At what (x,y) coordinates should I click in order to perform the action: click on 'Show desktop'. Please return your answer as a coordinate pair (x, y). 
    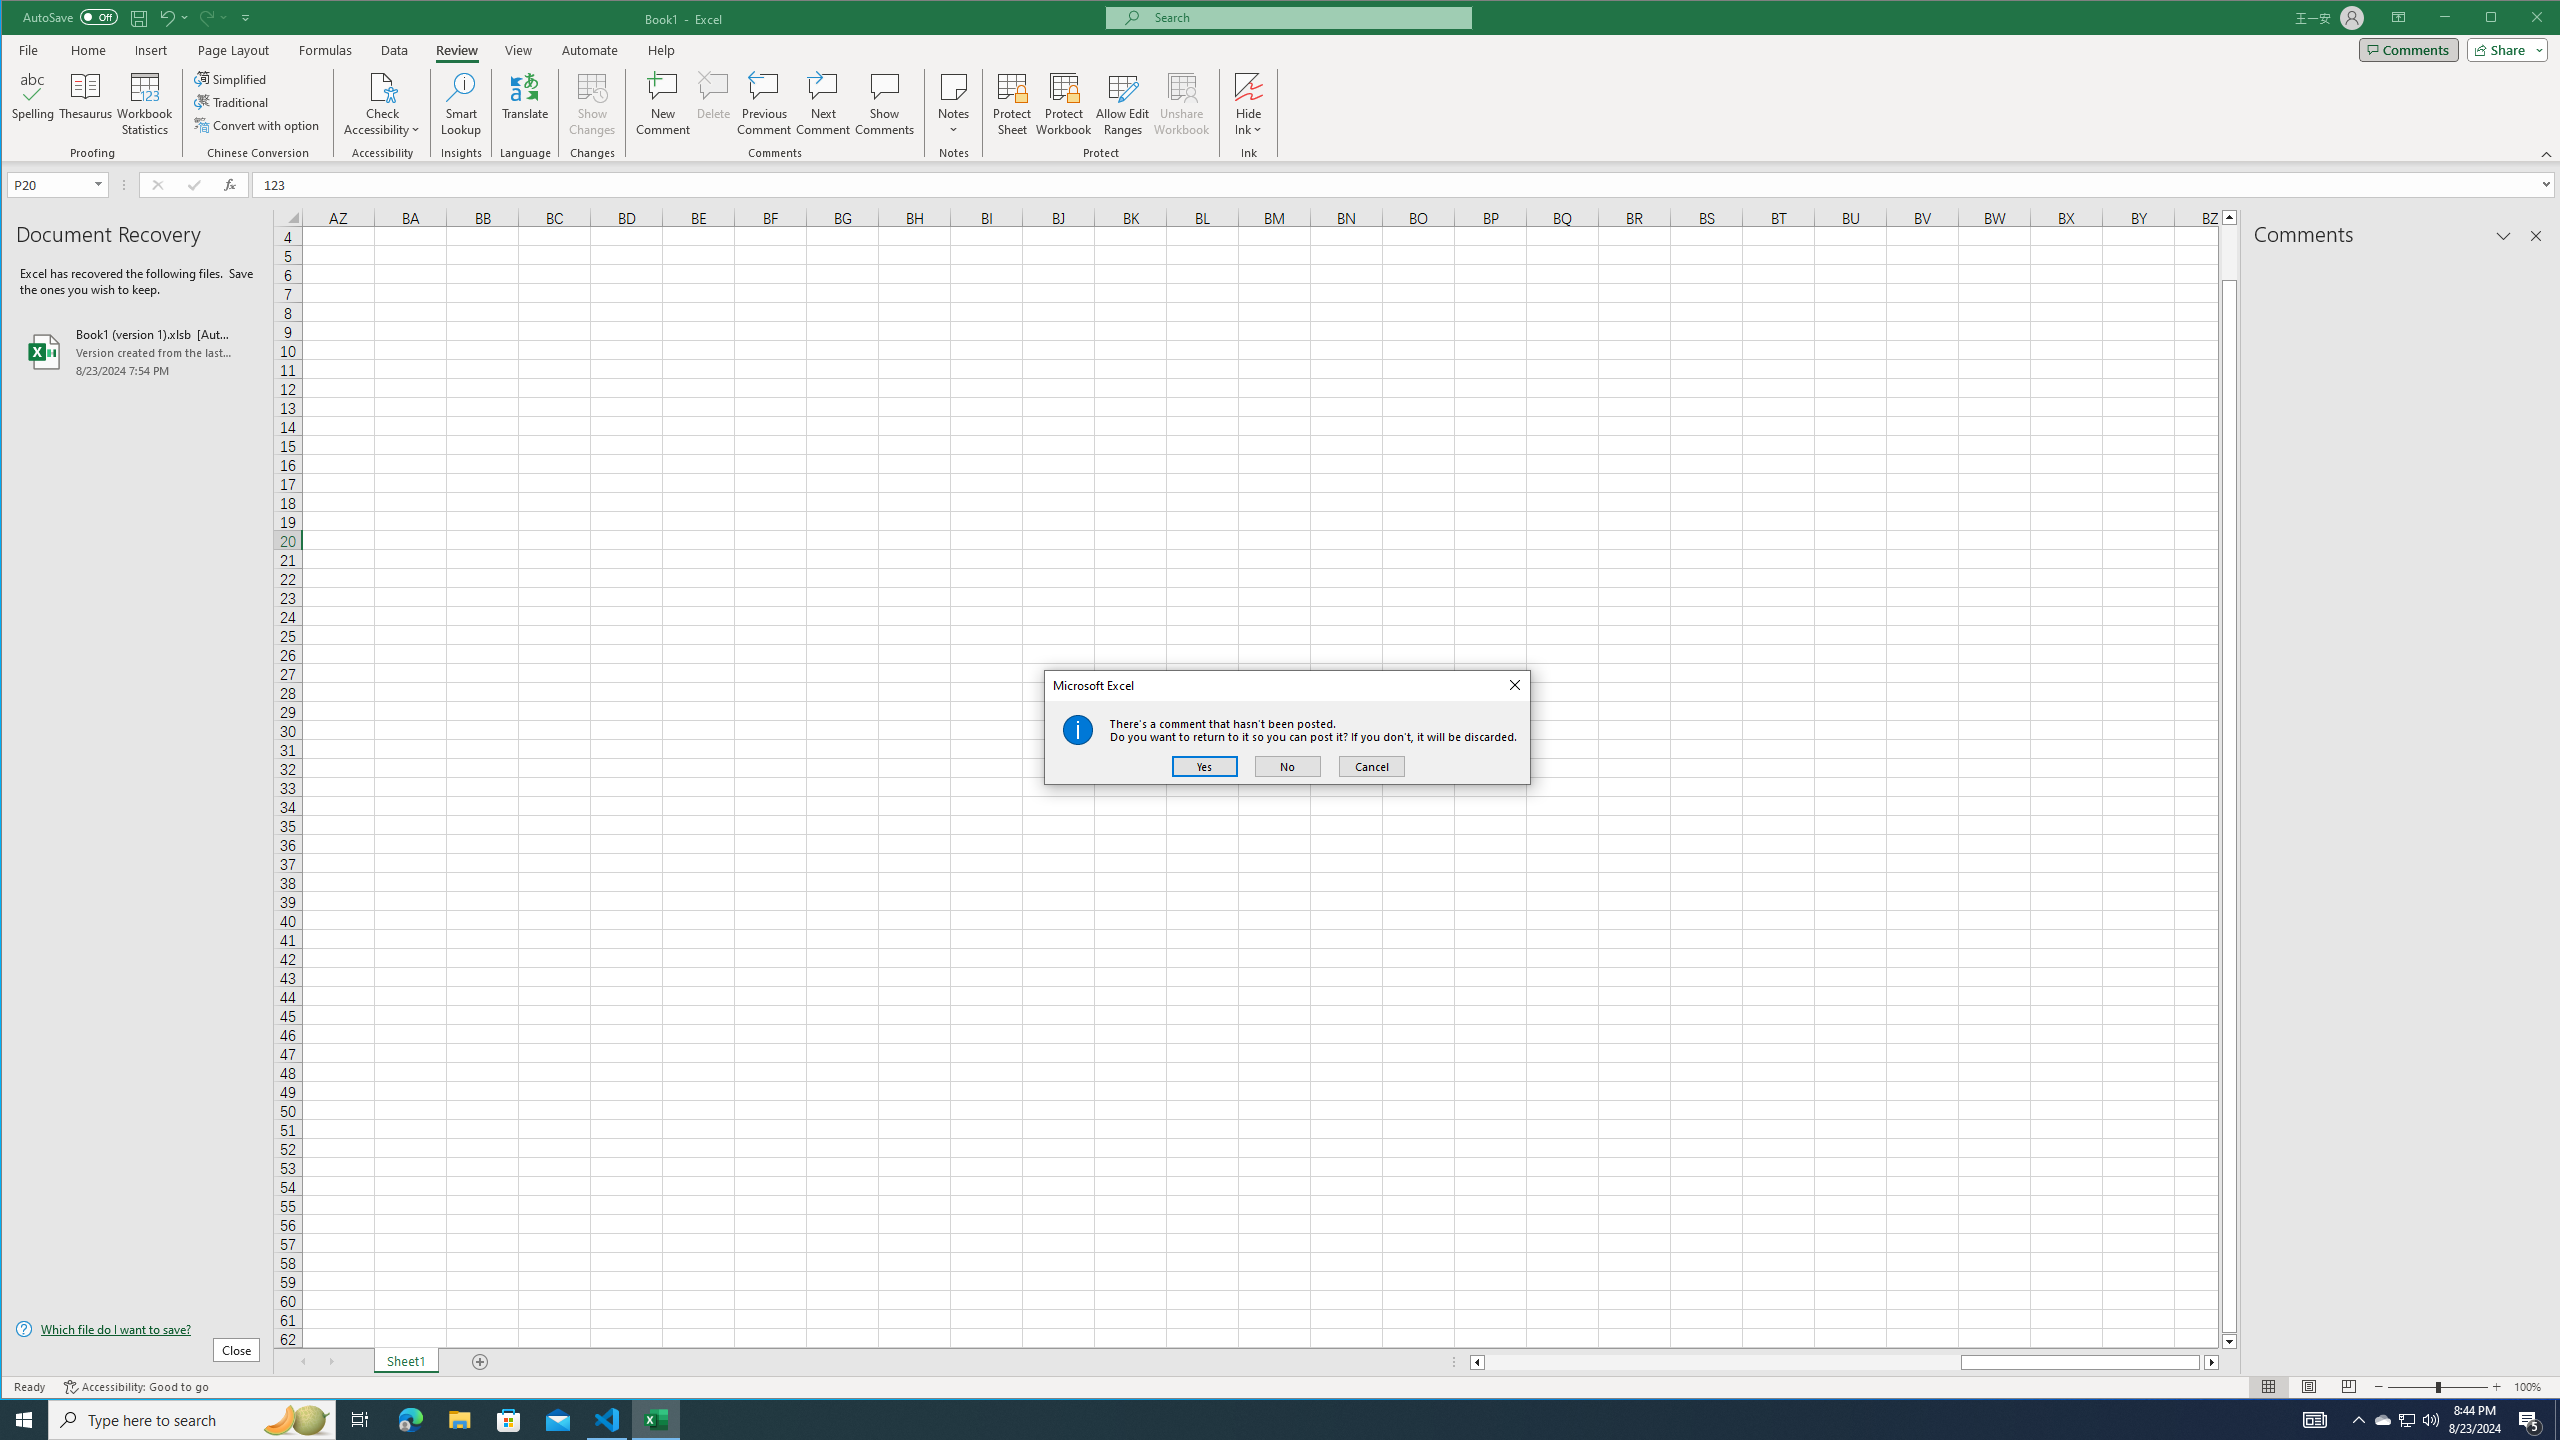
    Looking at the image, I should click on (2556, 1418).